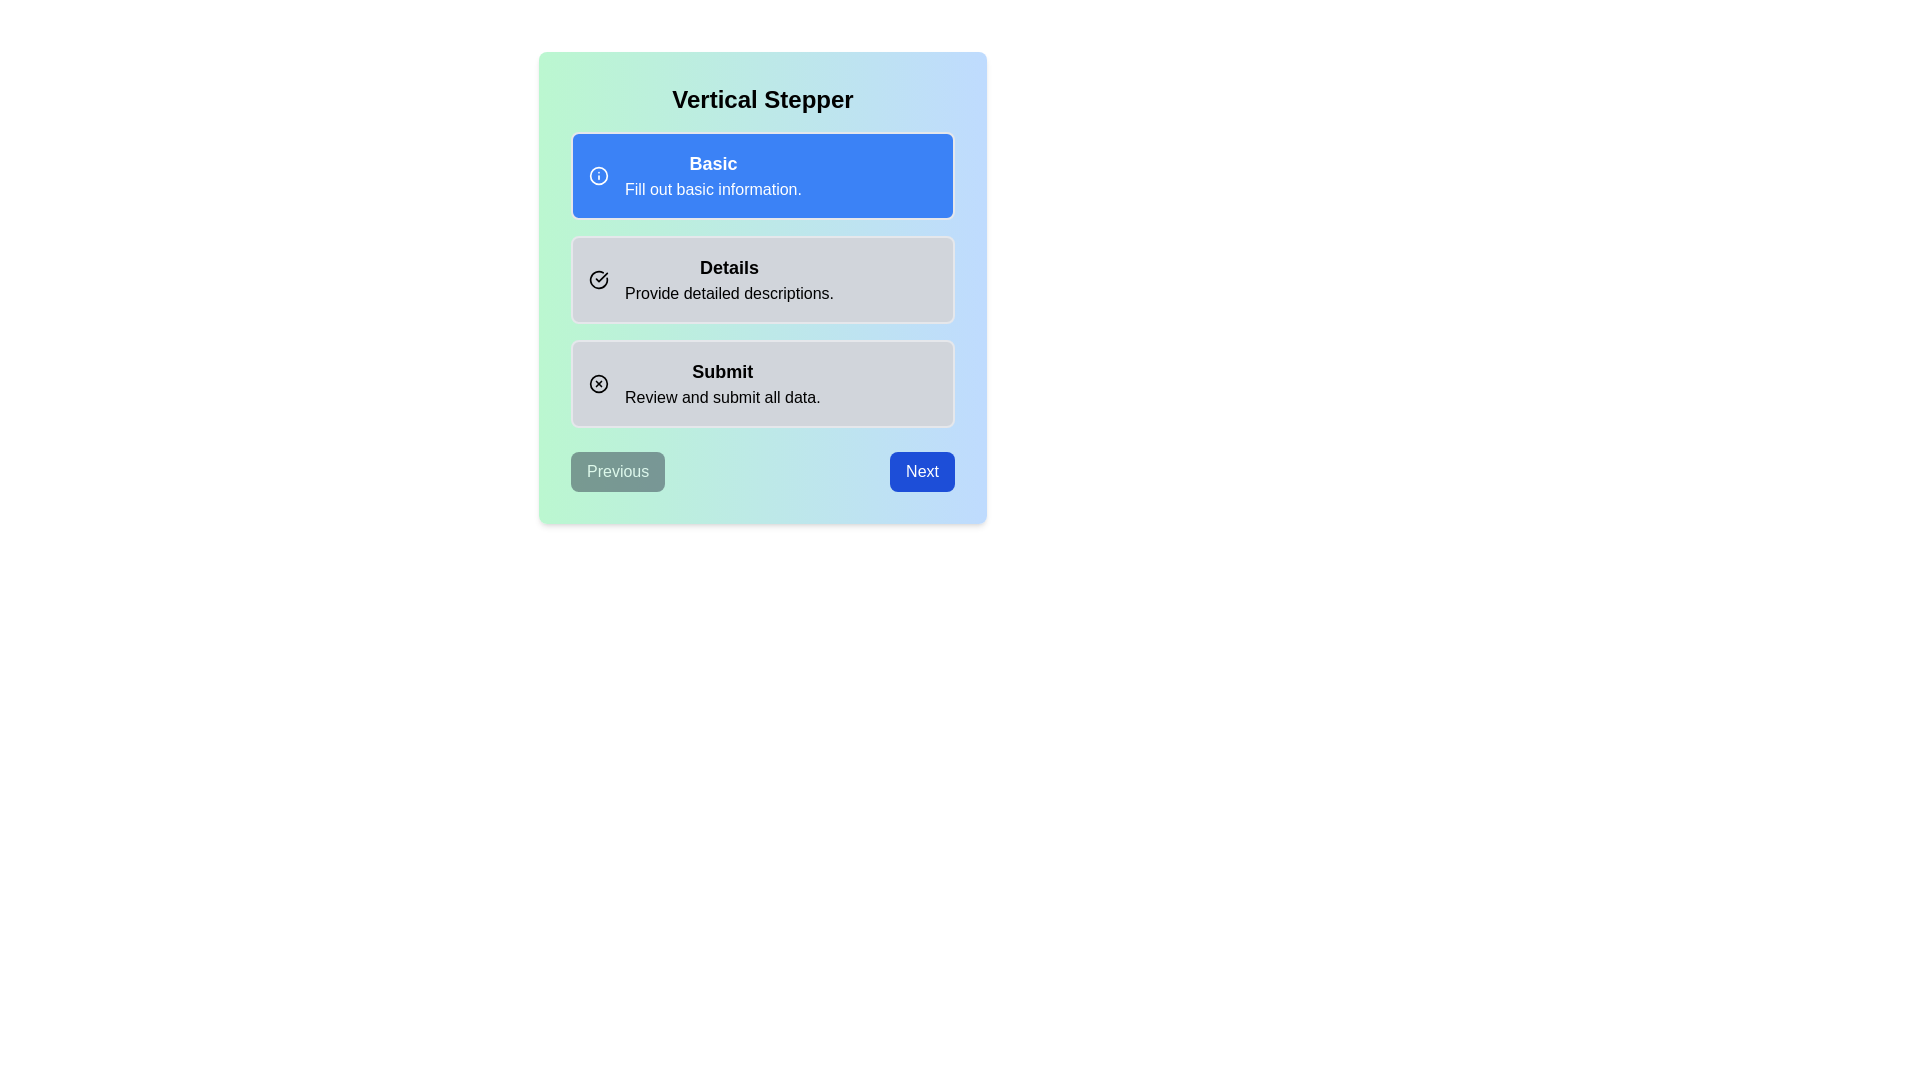  I want to click on the navigation button to move to the Next step, so click(921, 471).